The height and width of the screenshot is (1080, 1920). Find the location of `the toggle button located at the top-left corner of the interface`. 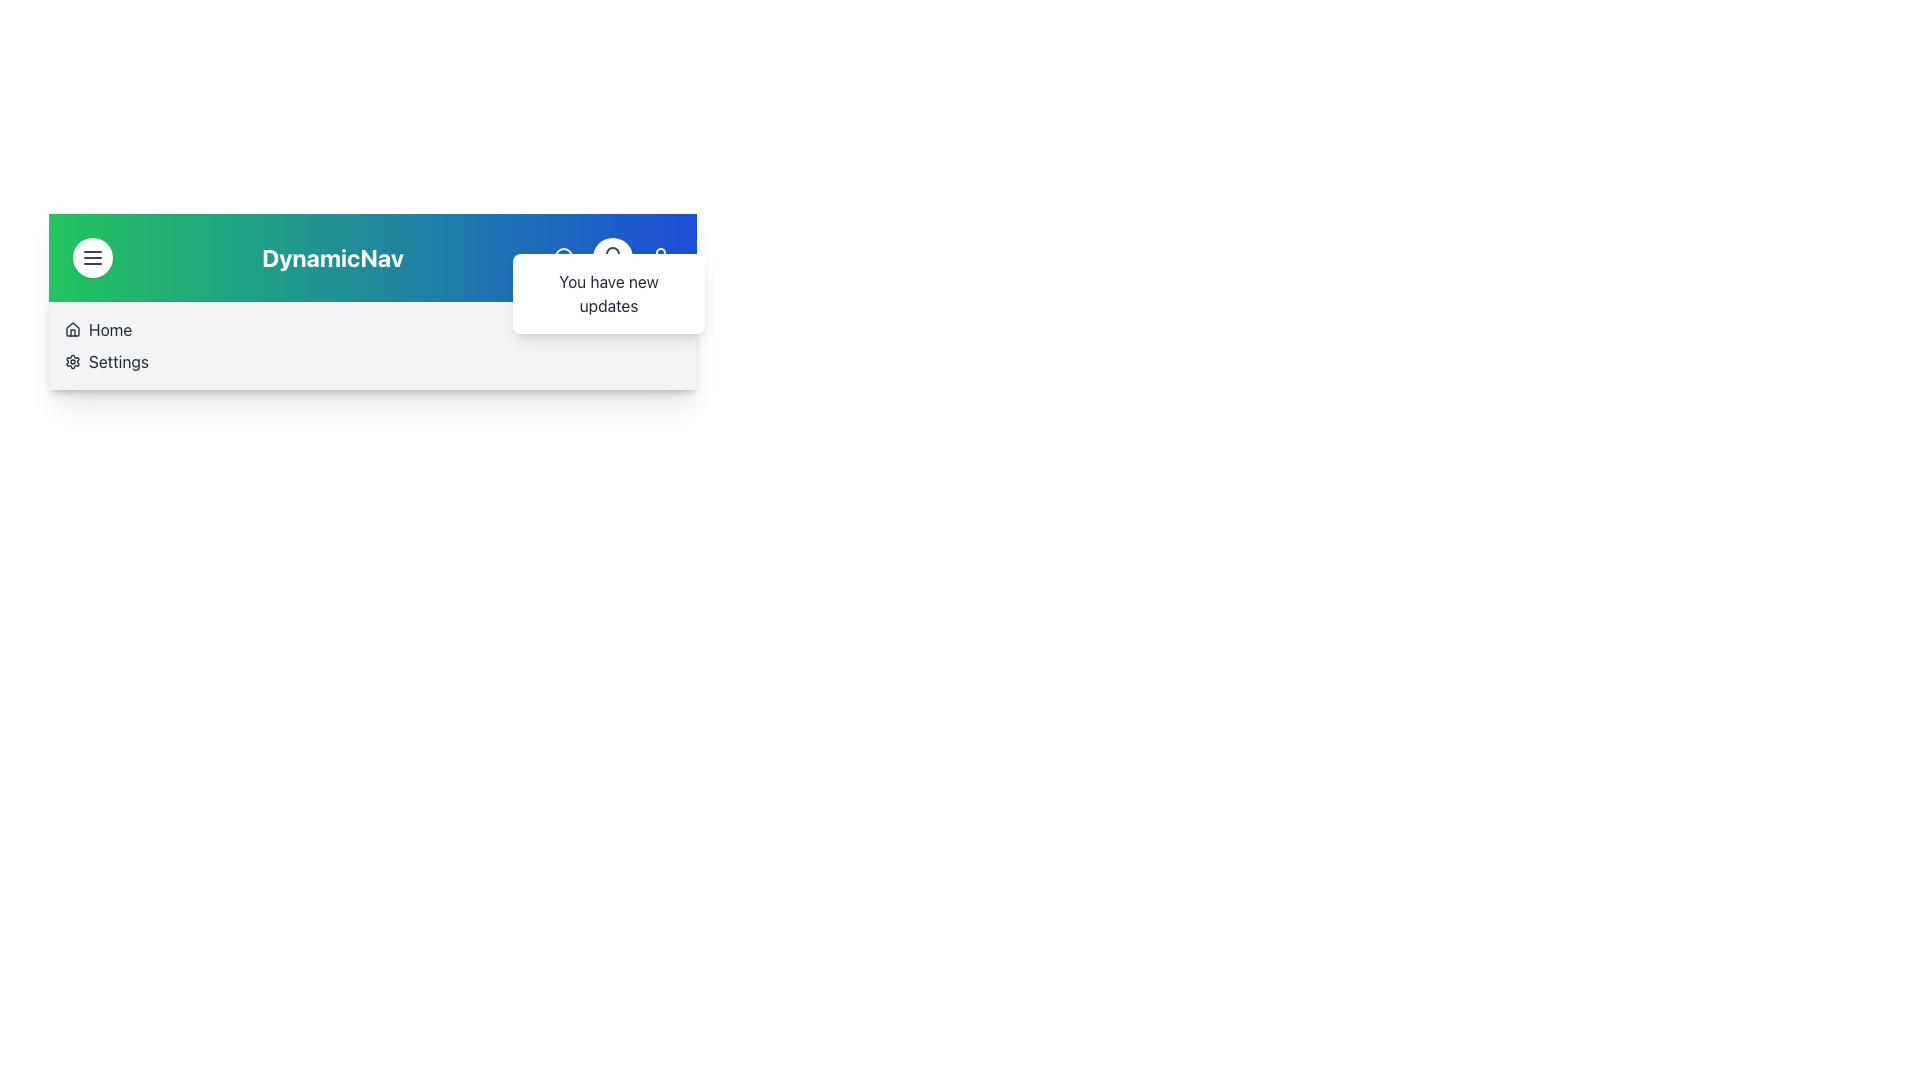

the toggle button located at the top-left corner of the interface is located at coordinates (91, 257).